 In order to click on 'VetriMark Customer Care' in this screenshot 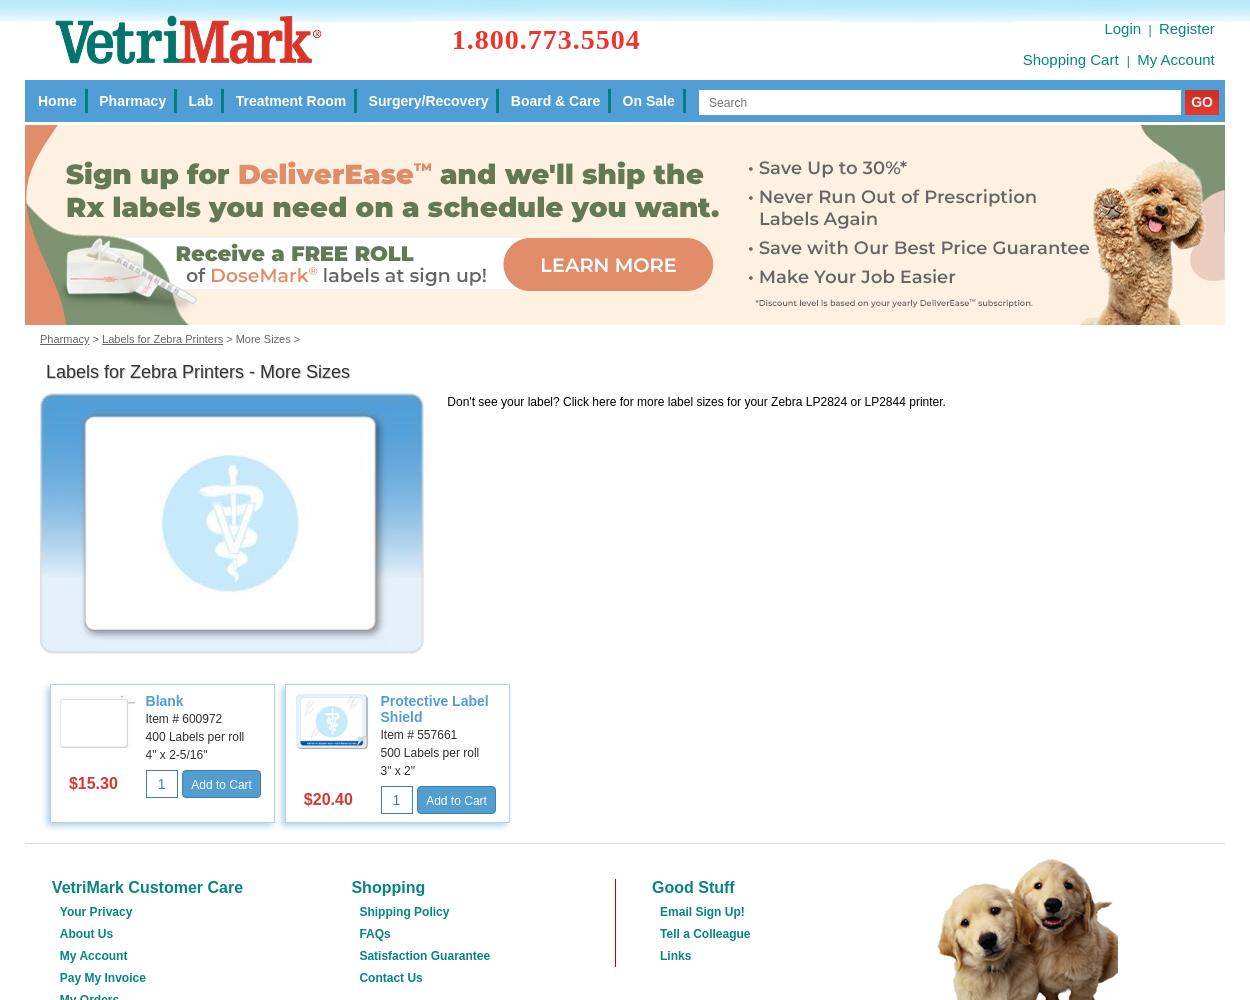, I will do `click(147, 886)`.